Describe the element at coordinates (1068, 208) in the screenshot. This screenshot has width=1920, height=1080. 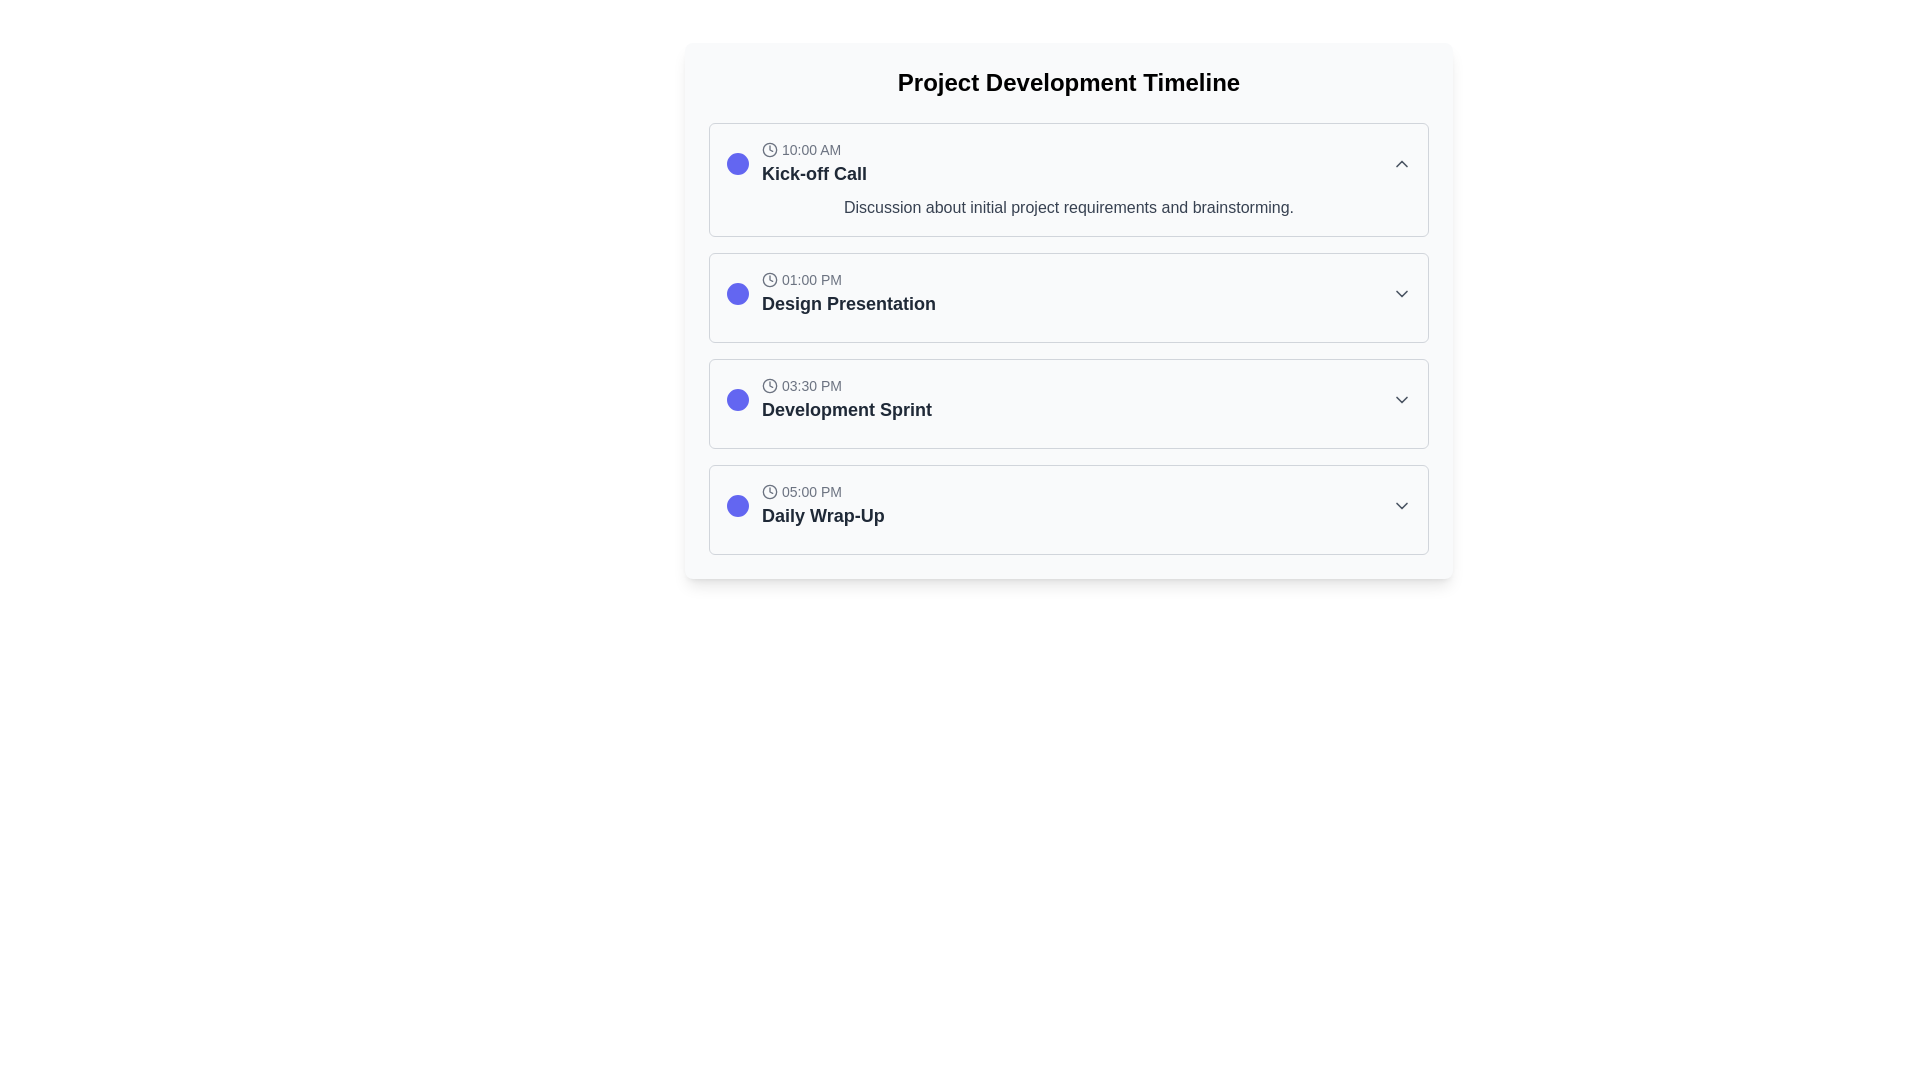
I see `the Text Label that provides a description for the timeline event 'Kick-off Call' at '10:00 AM', located in the first timeline entry` at that location.